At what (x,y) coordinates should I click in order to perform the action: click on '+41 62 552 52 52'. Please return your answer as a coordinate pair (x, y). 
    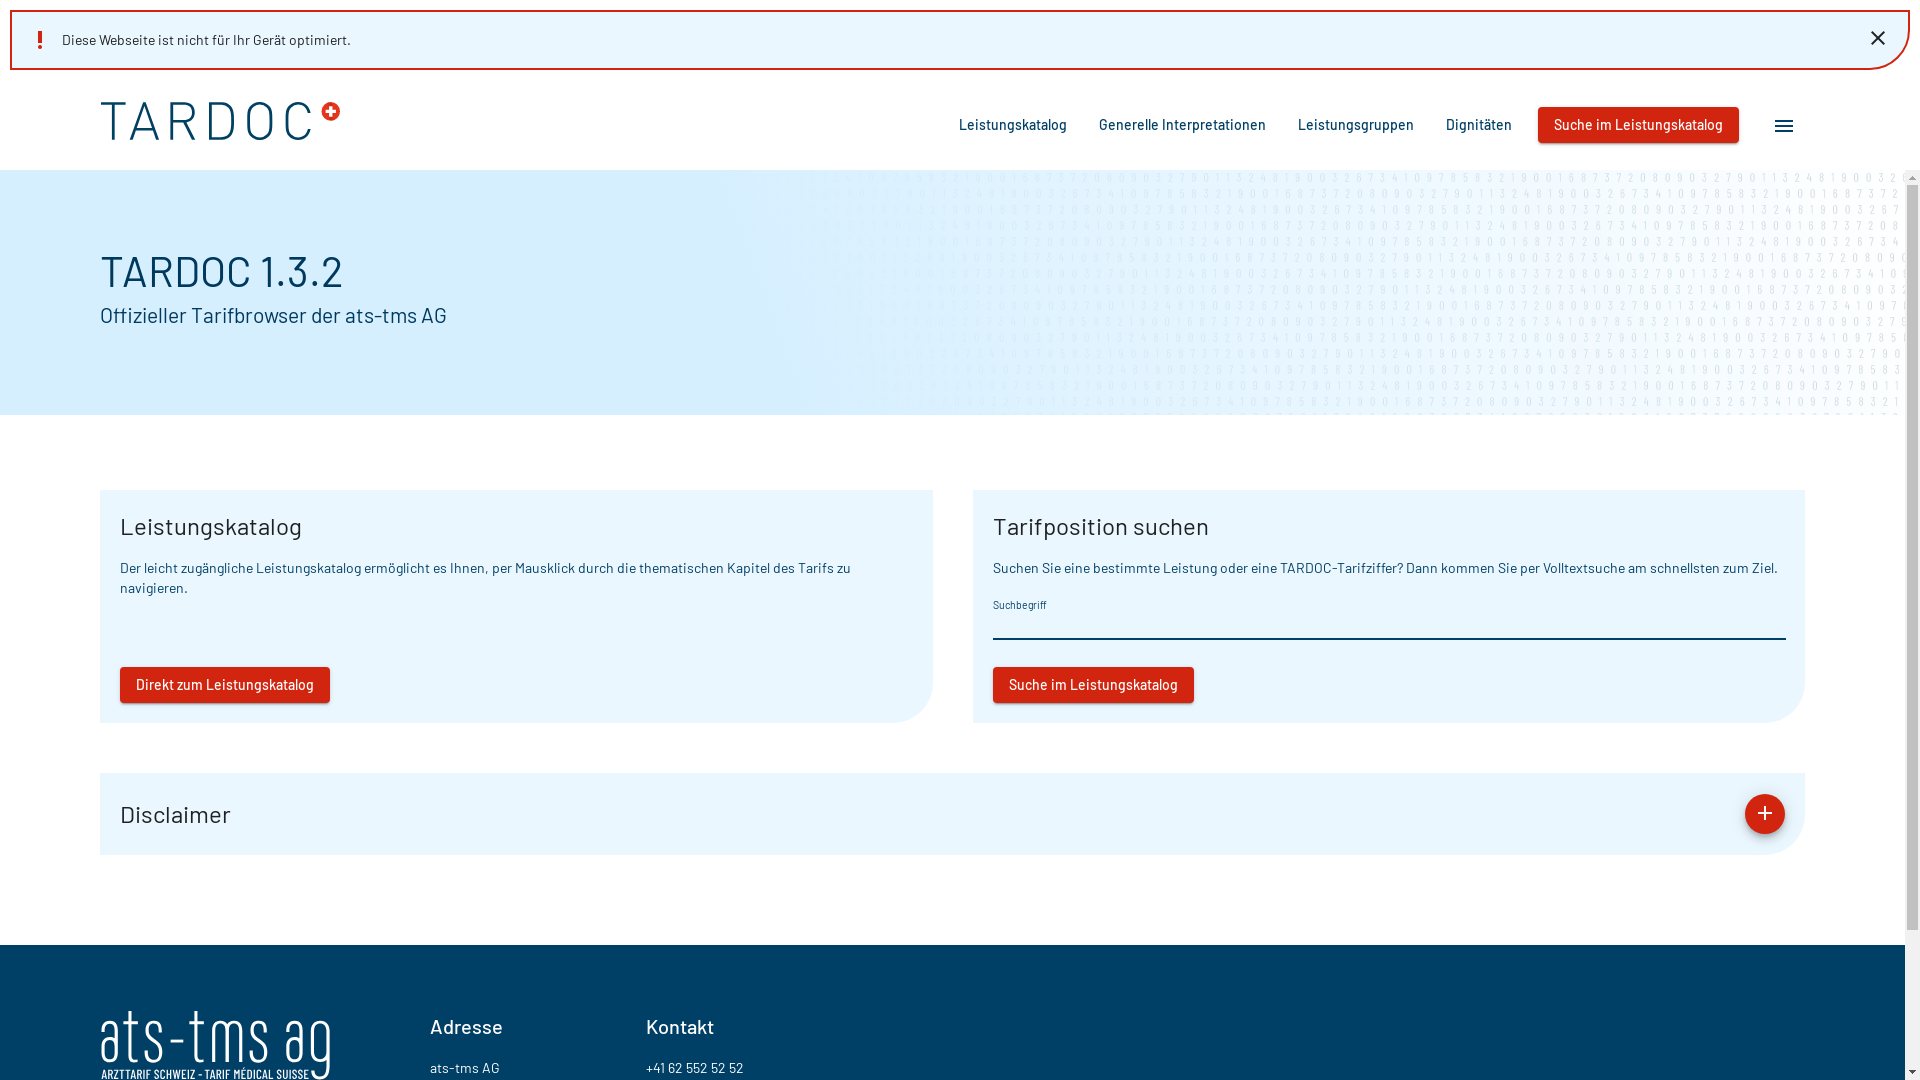
    Looking at the image, I should click on (695, 1065).